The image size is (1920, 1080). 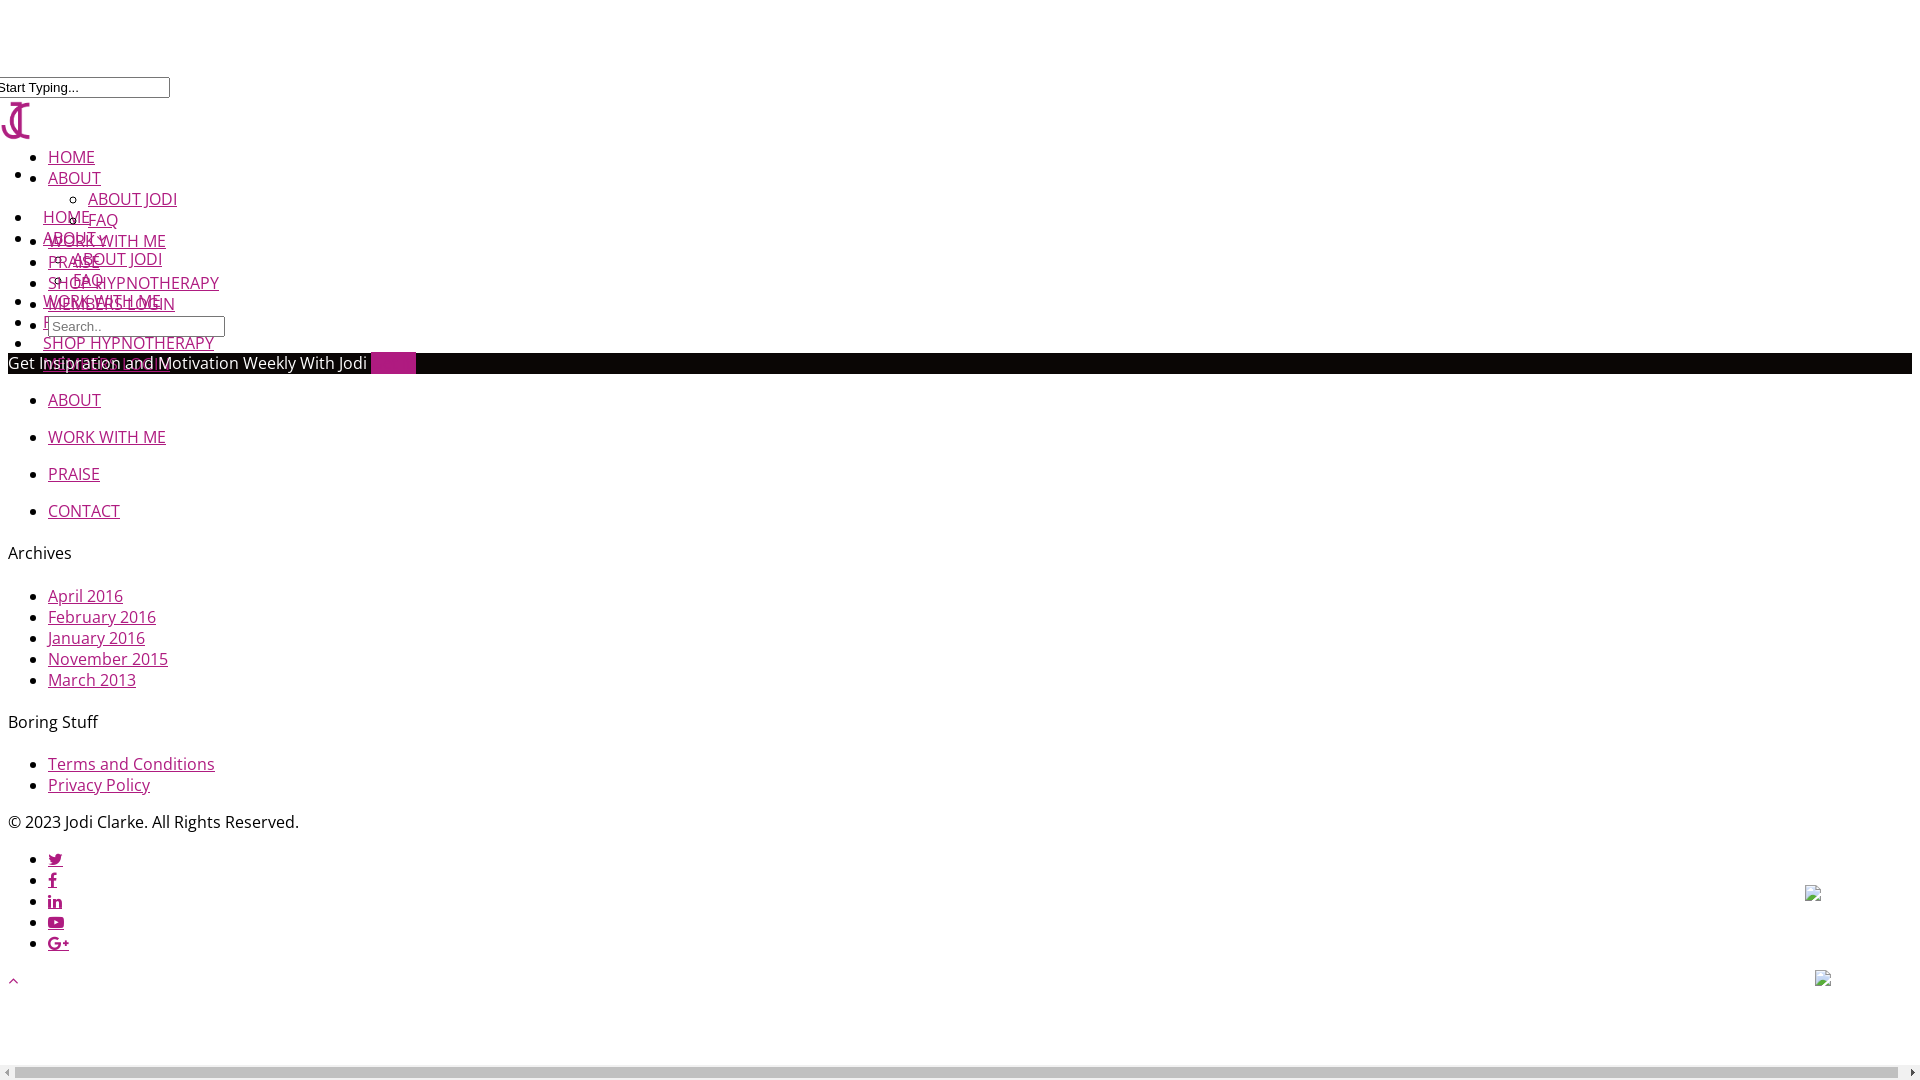 I want to click on 'PRAISE', so click(x=73, y=261).